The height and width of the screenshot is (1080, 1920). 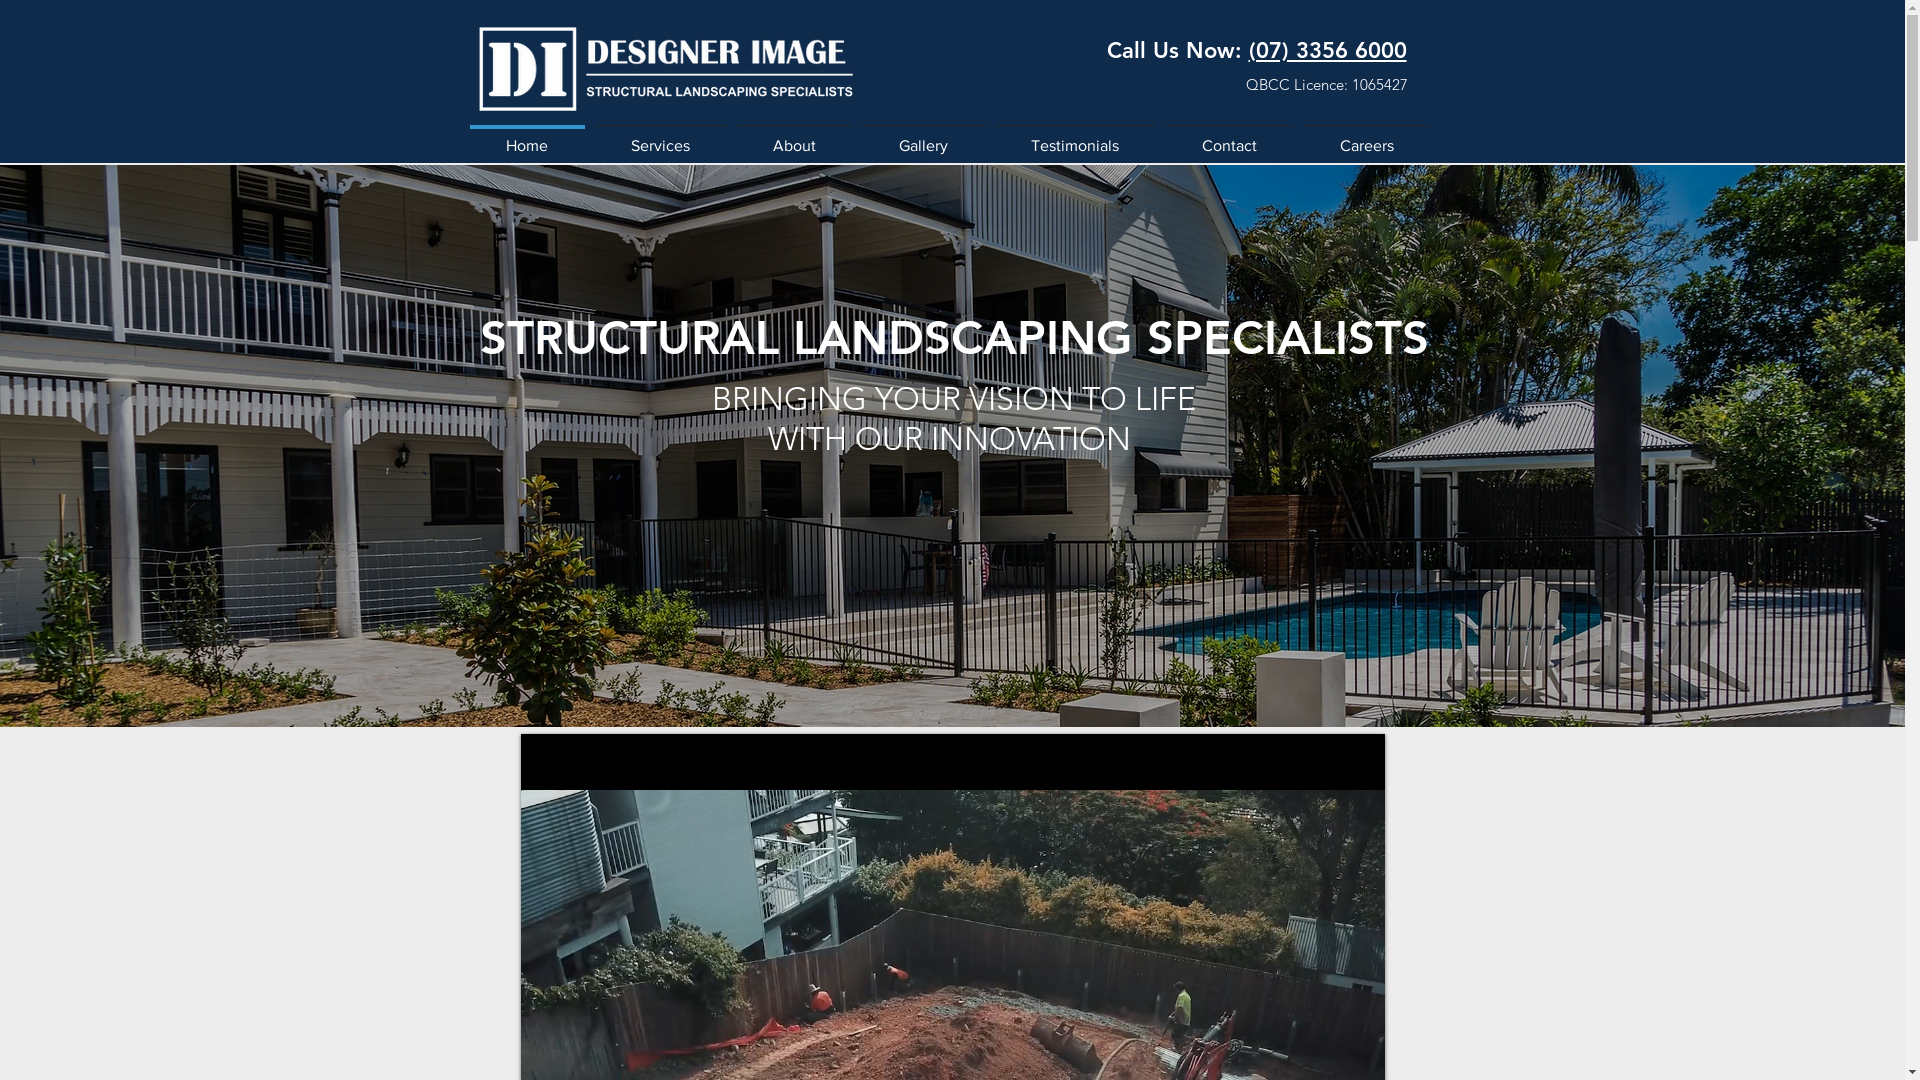 What do you see at coordinates (923, 135) in the screenshot?
I see `'Gallery'` at bounding box center [923, 135].